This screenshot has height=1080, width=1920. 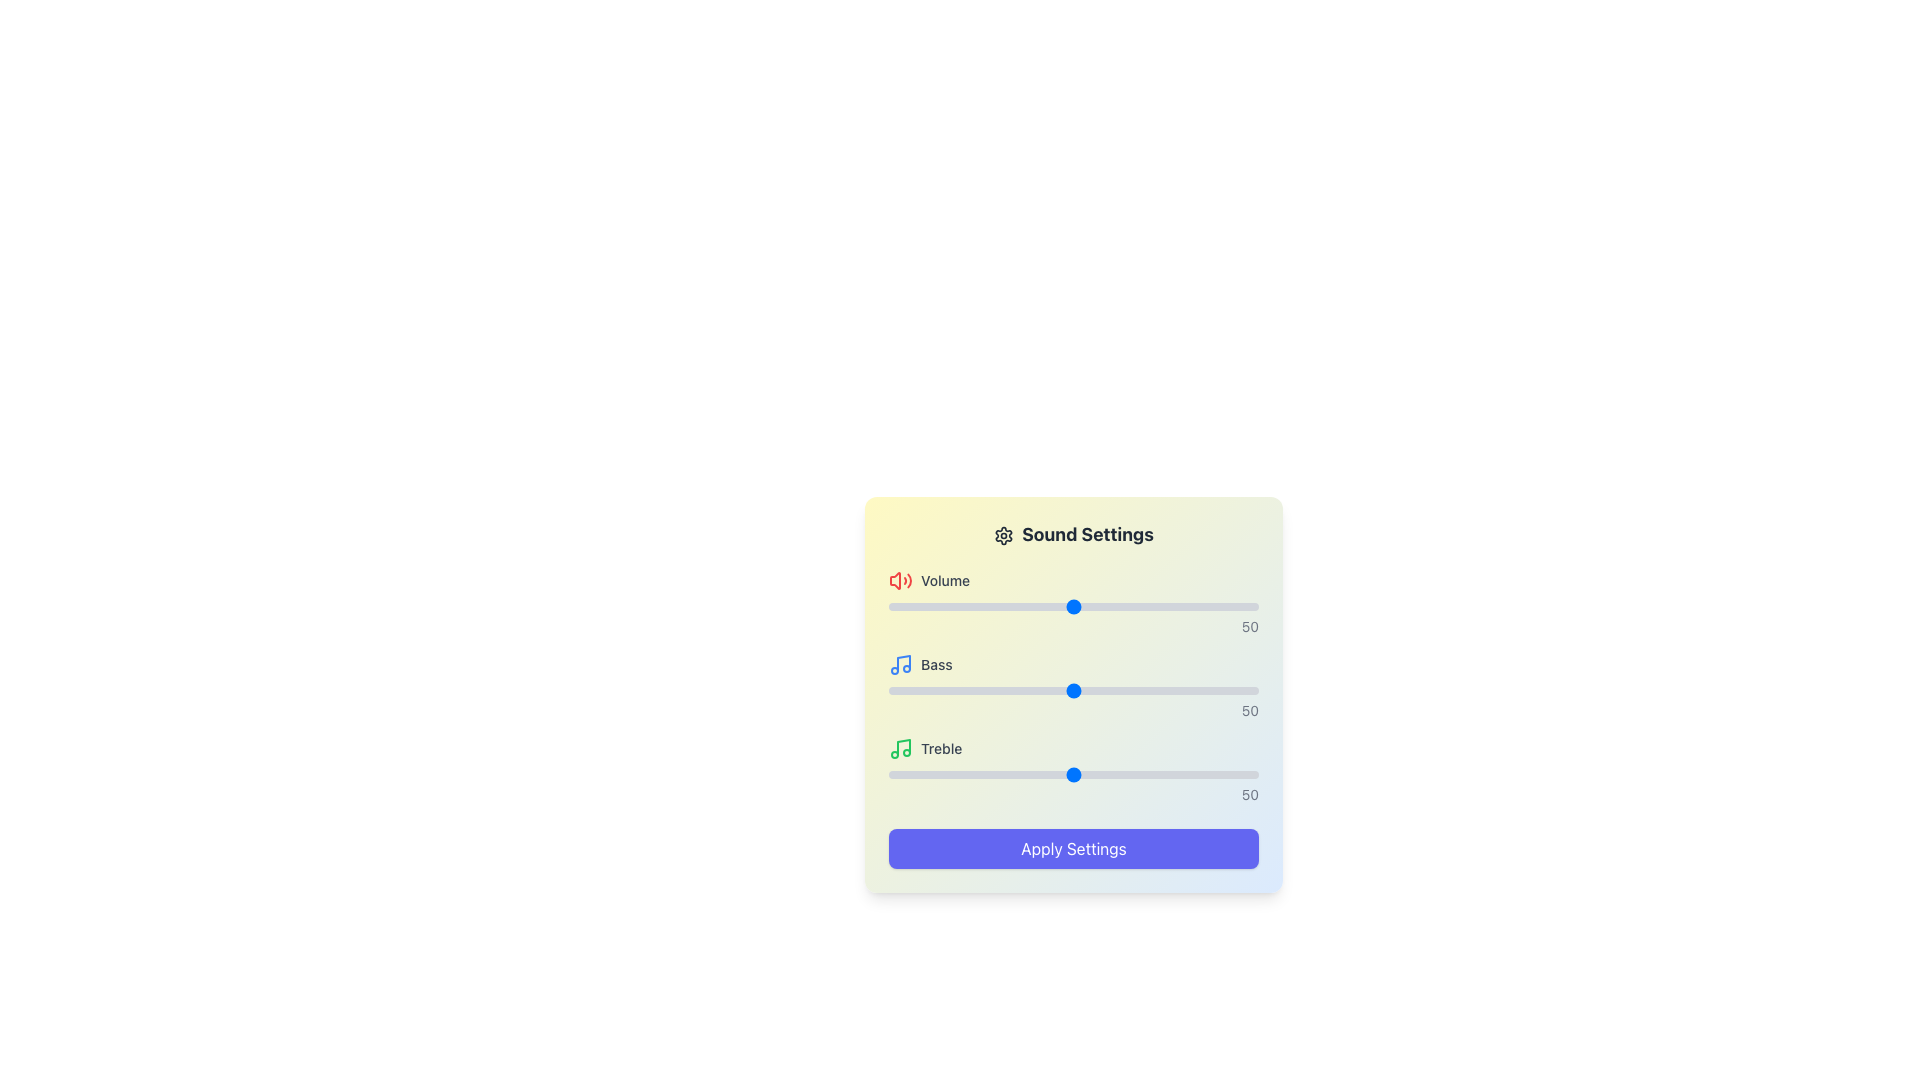 I want to click on treble, so click(x=943, y=774).